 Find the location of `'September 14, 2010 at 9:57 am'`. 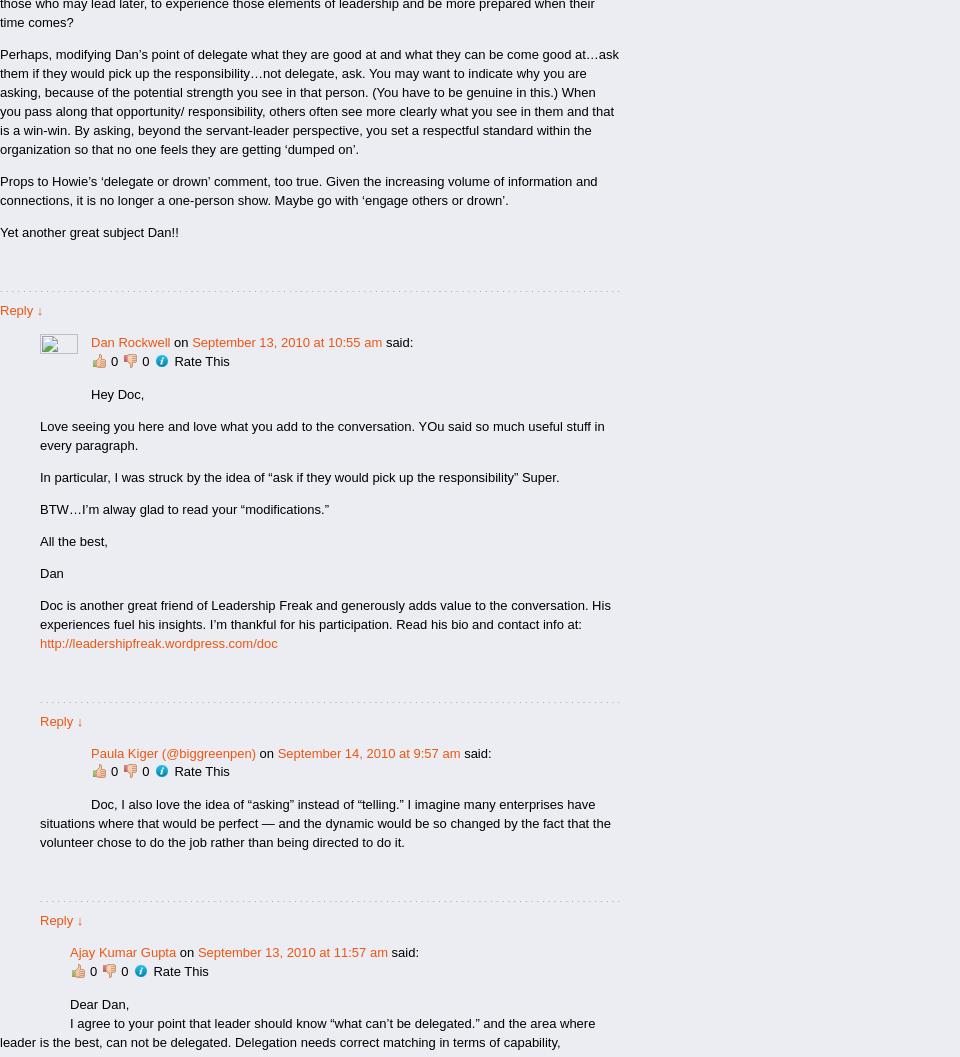

'September 14, 2010 at 9:57 am' is located at coordinates (367, 751).